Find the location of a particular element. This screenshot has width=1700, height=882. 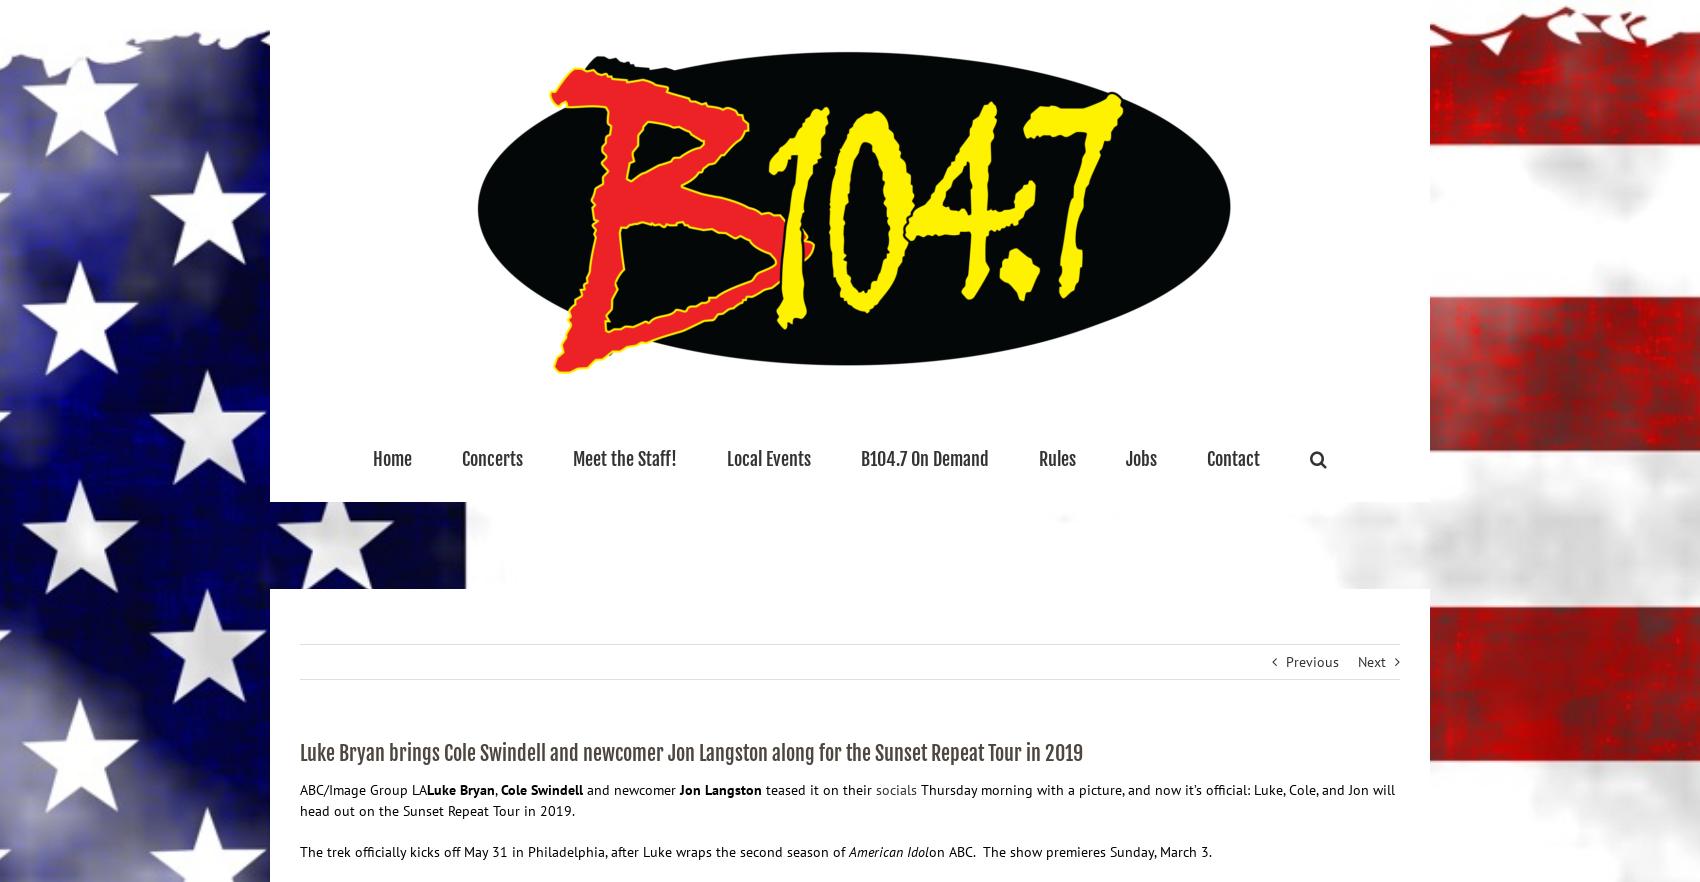

'Local Events' is located at coordinates (768, 458).